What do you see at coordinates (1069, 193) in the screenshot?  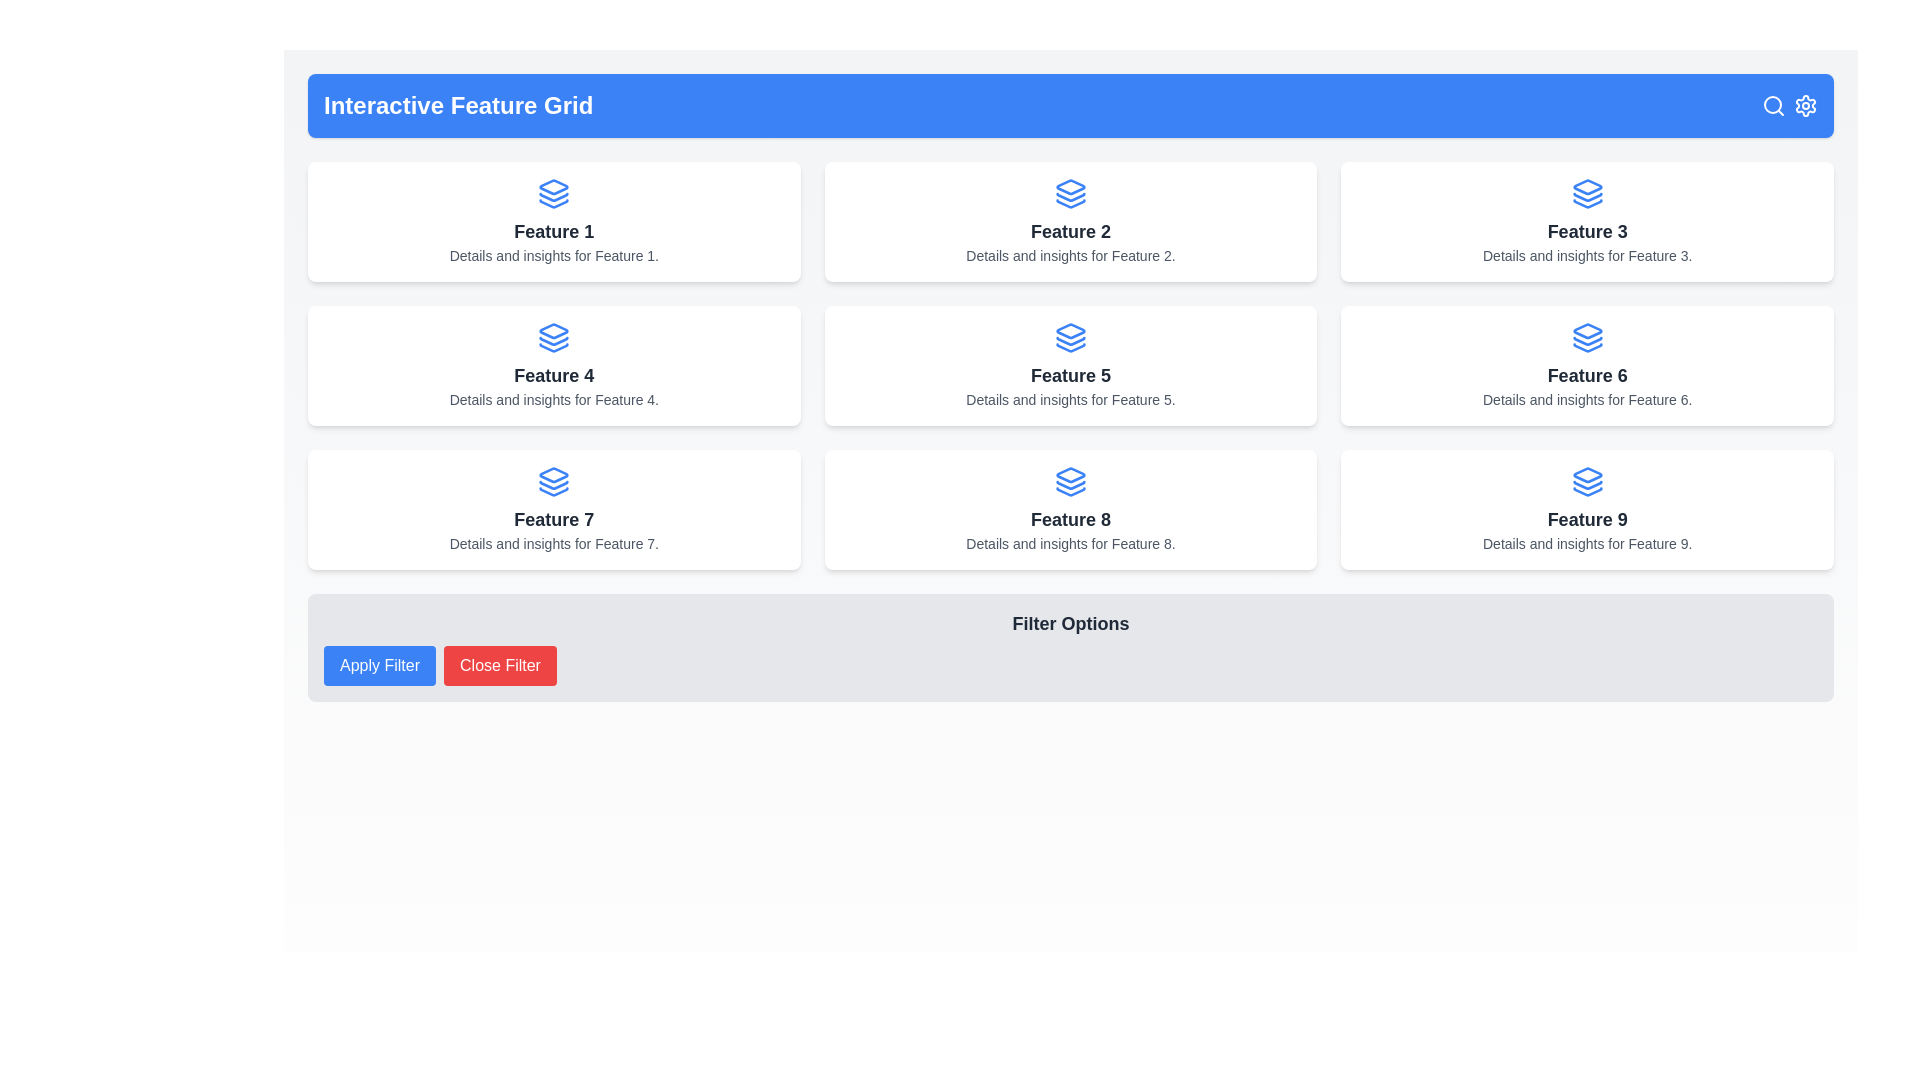 I see `the icon representing 'Feature 2' located in the center-top region of the card in the second column of the first row of the grid layout` at bounding box center [1069, 193].